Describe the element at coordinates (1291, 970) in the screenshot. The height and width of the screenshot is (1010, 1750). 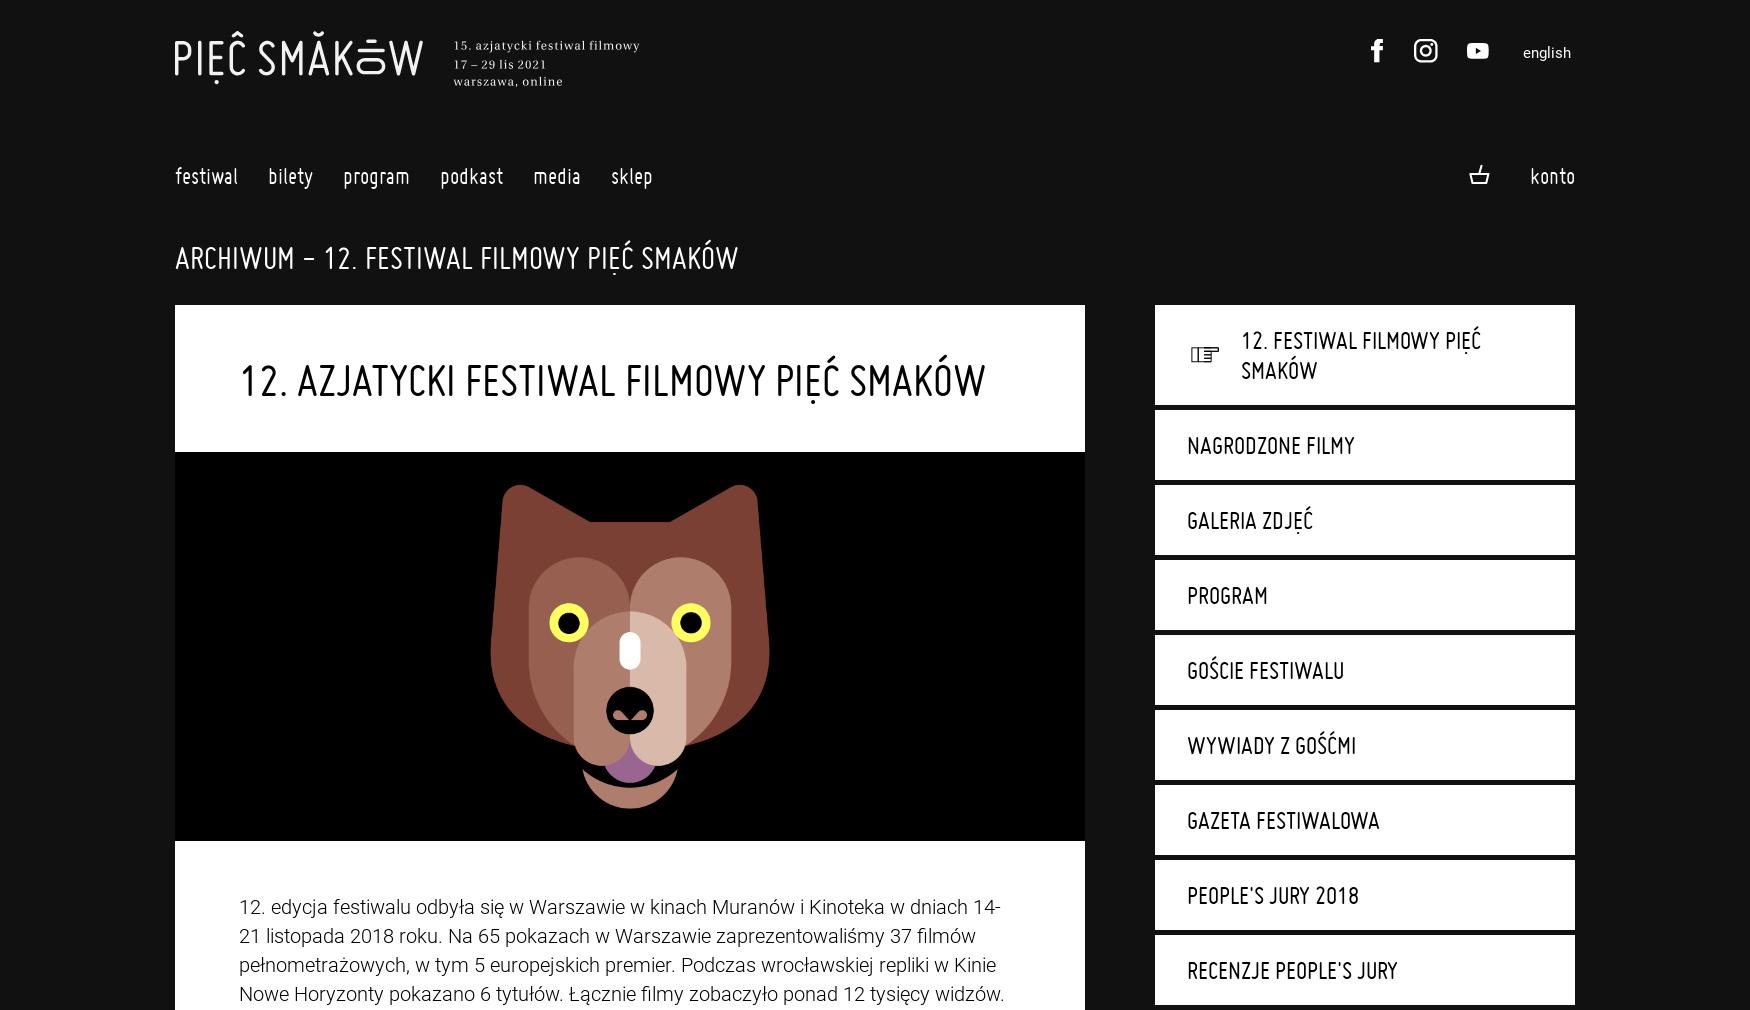
I see `'Recenzje People's Jury'` at that location.